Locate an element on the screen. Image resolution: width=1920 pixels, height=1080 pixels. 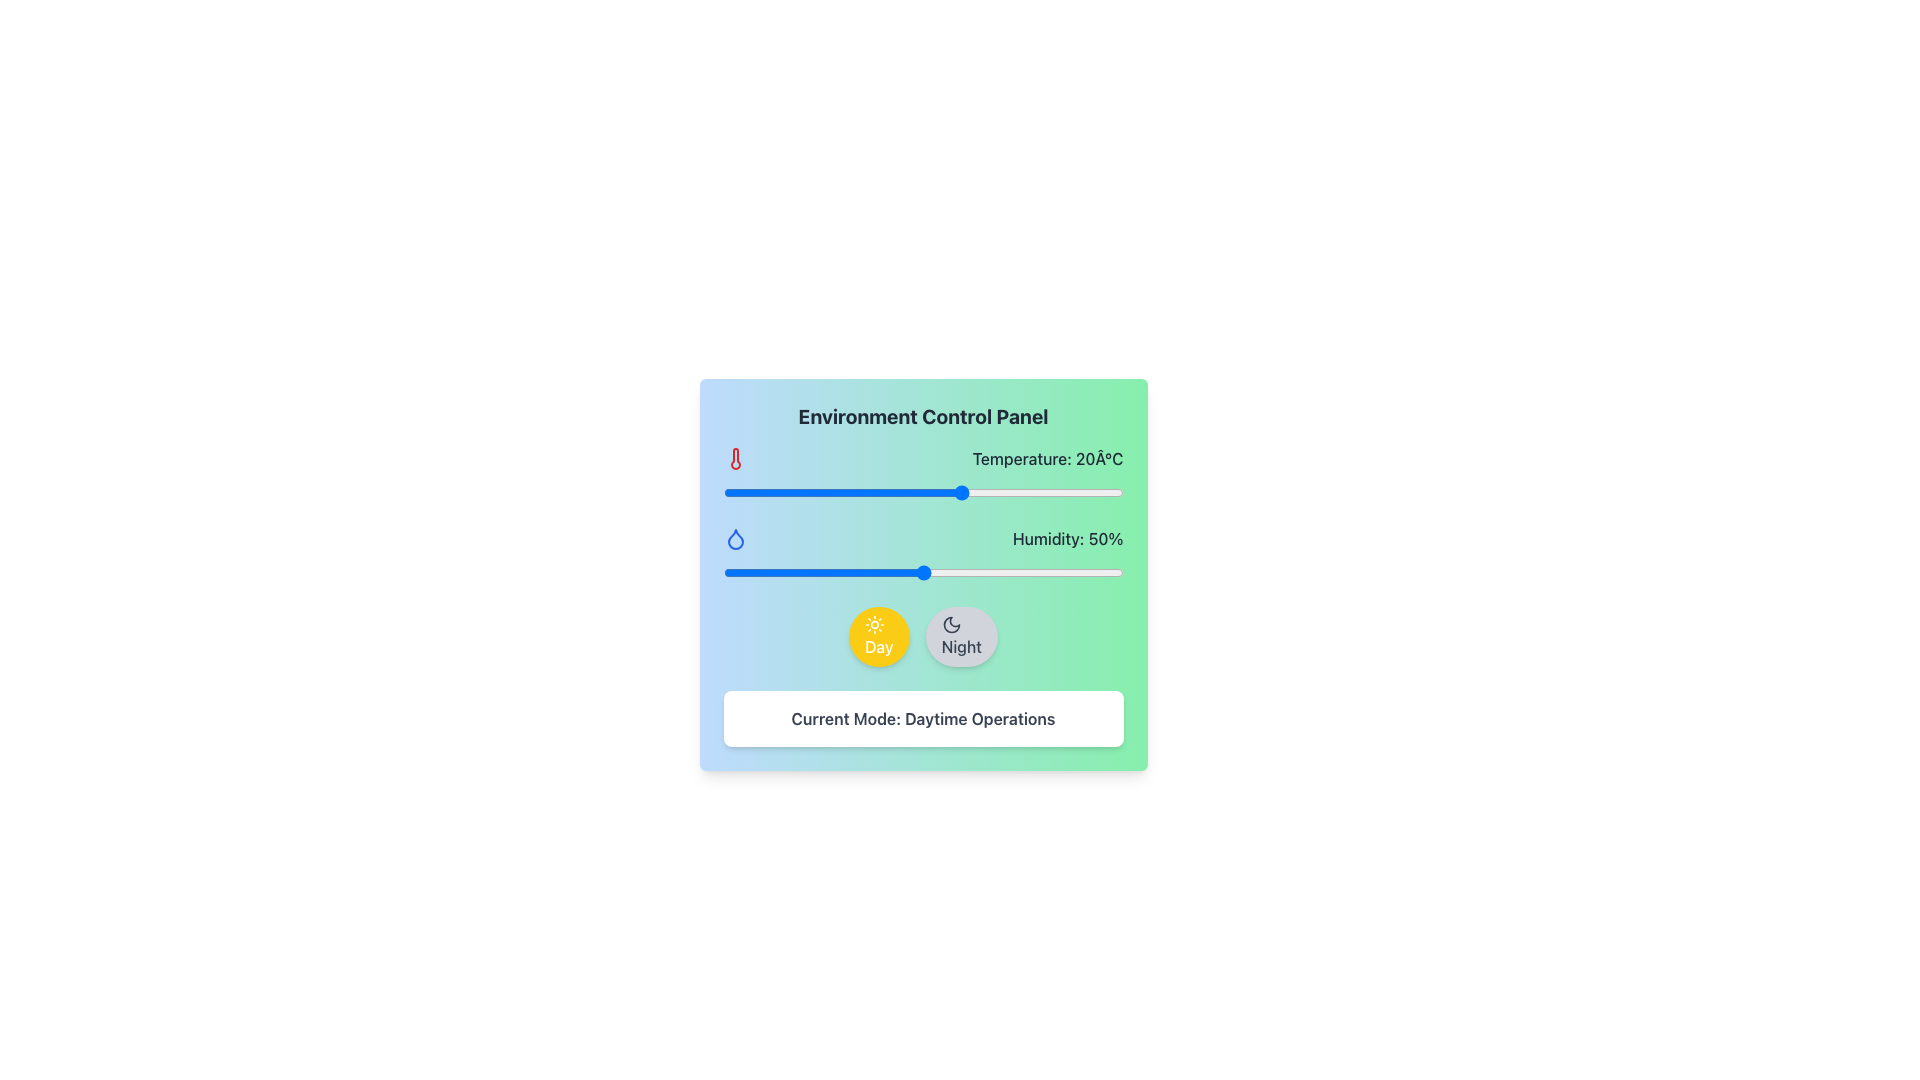
the temperature is located at coordinates (1082, 493).